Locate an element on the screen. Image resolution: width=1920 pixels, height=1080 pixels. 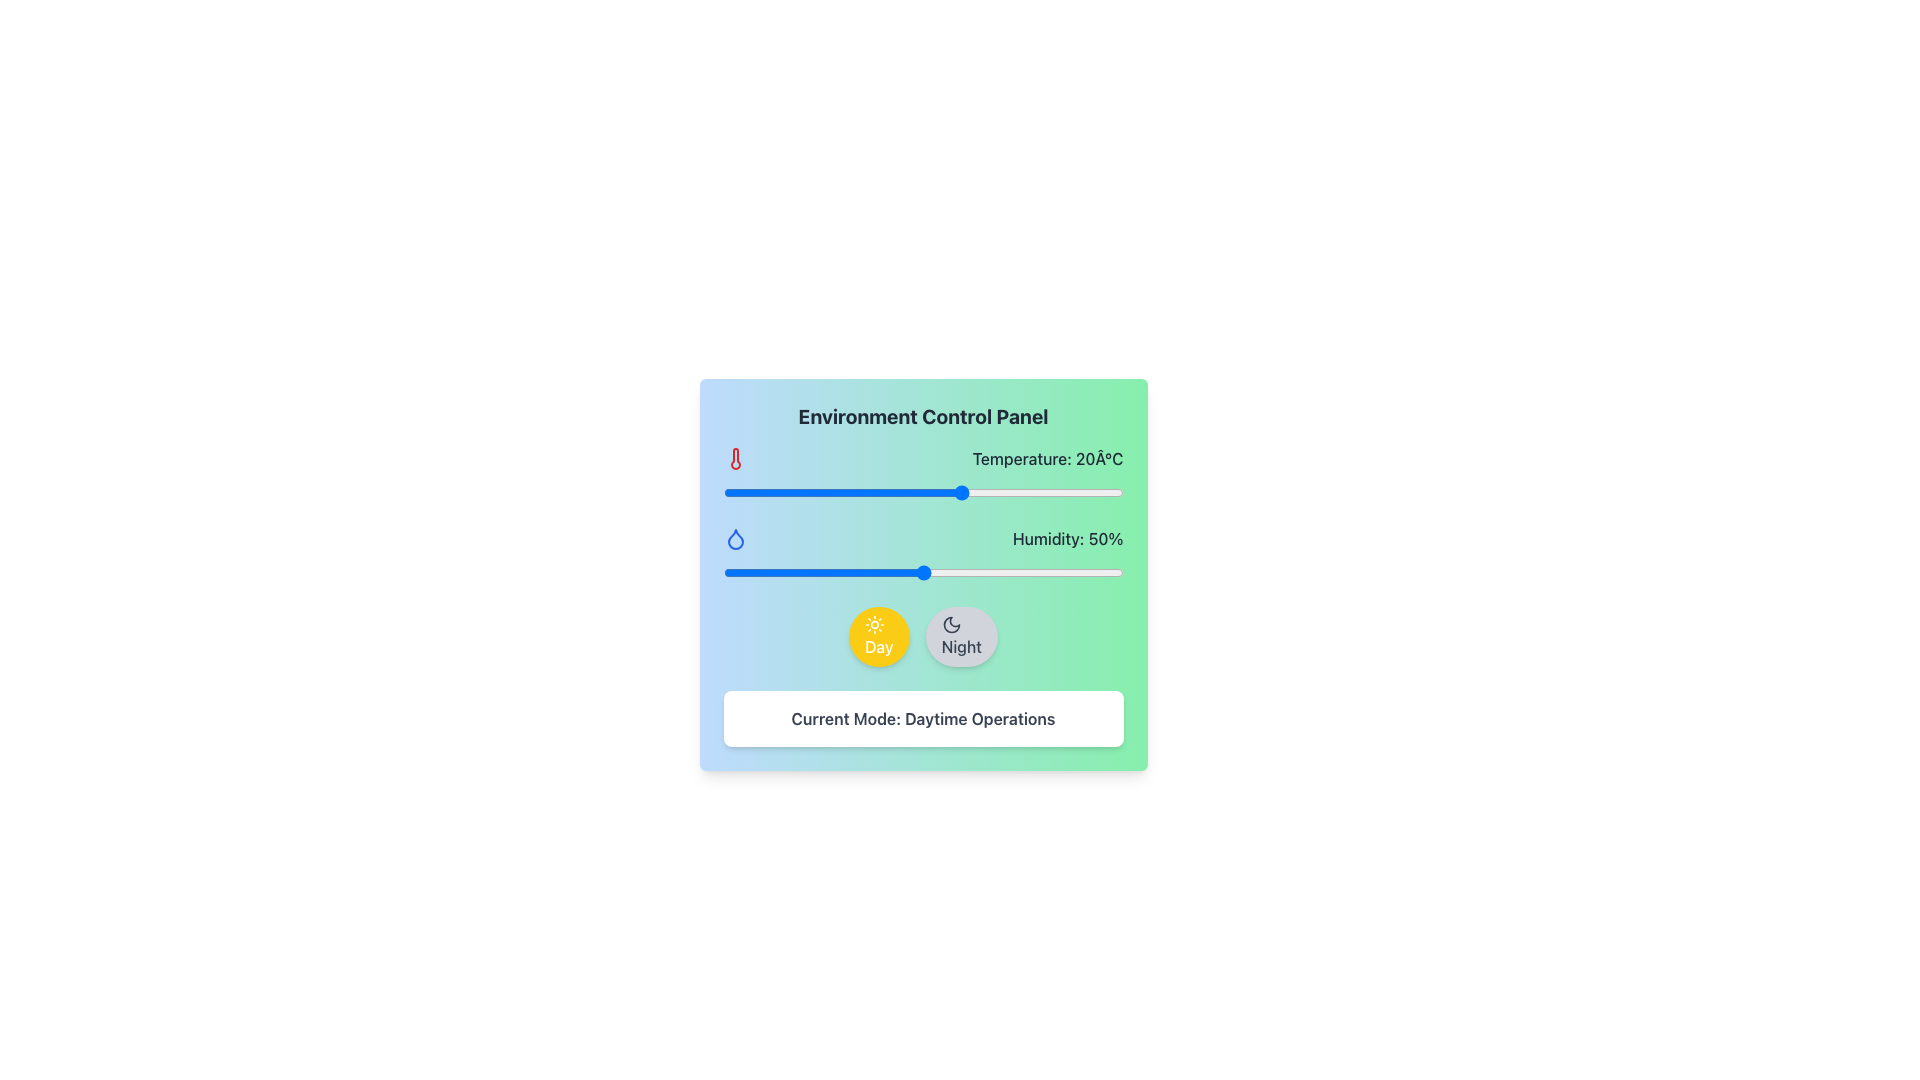
the temperature is located at coordinates (1082, 493).